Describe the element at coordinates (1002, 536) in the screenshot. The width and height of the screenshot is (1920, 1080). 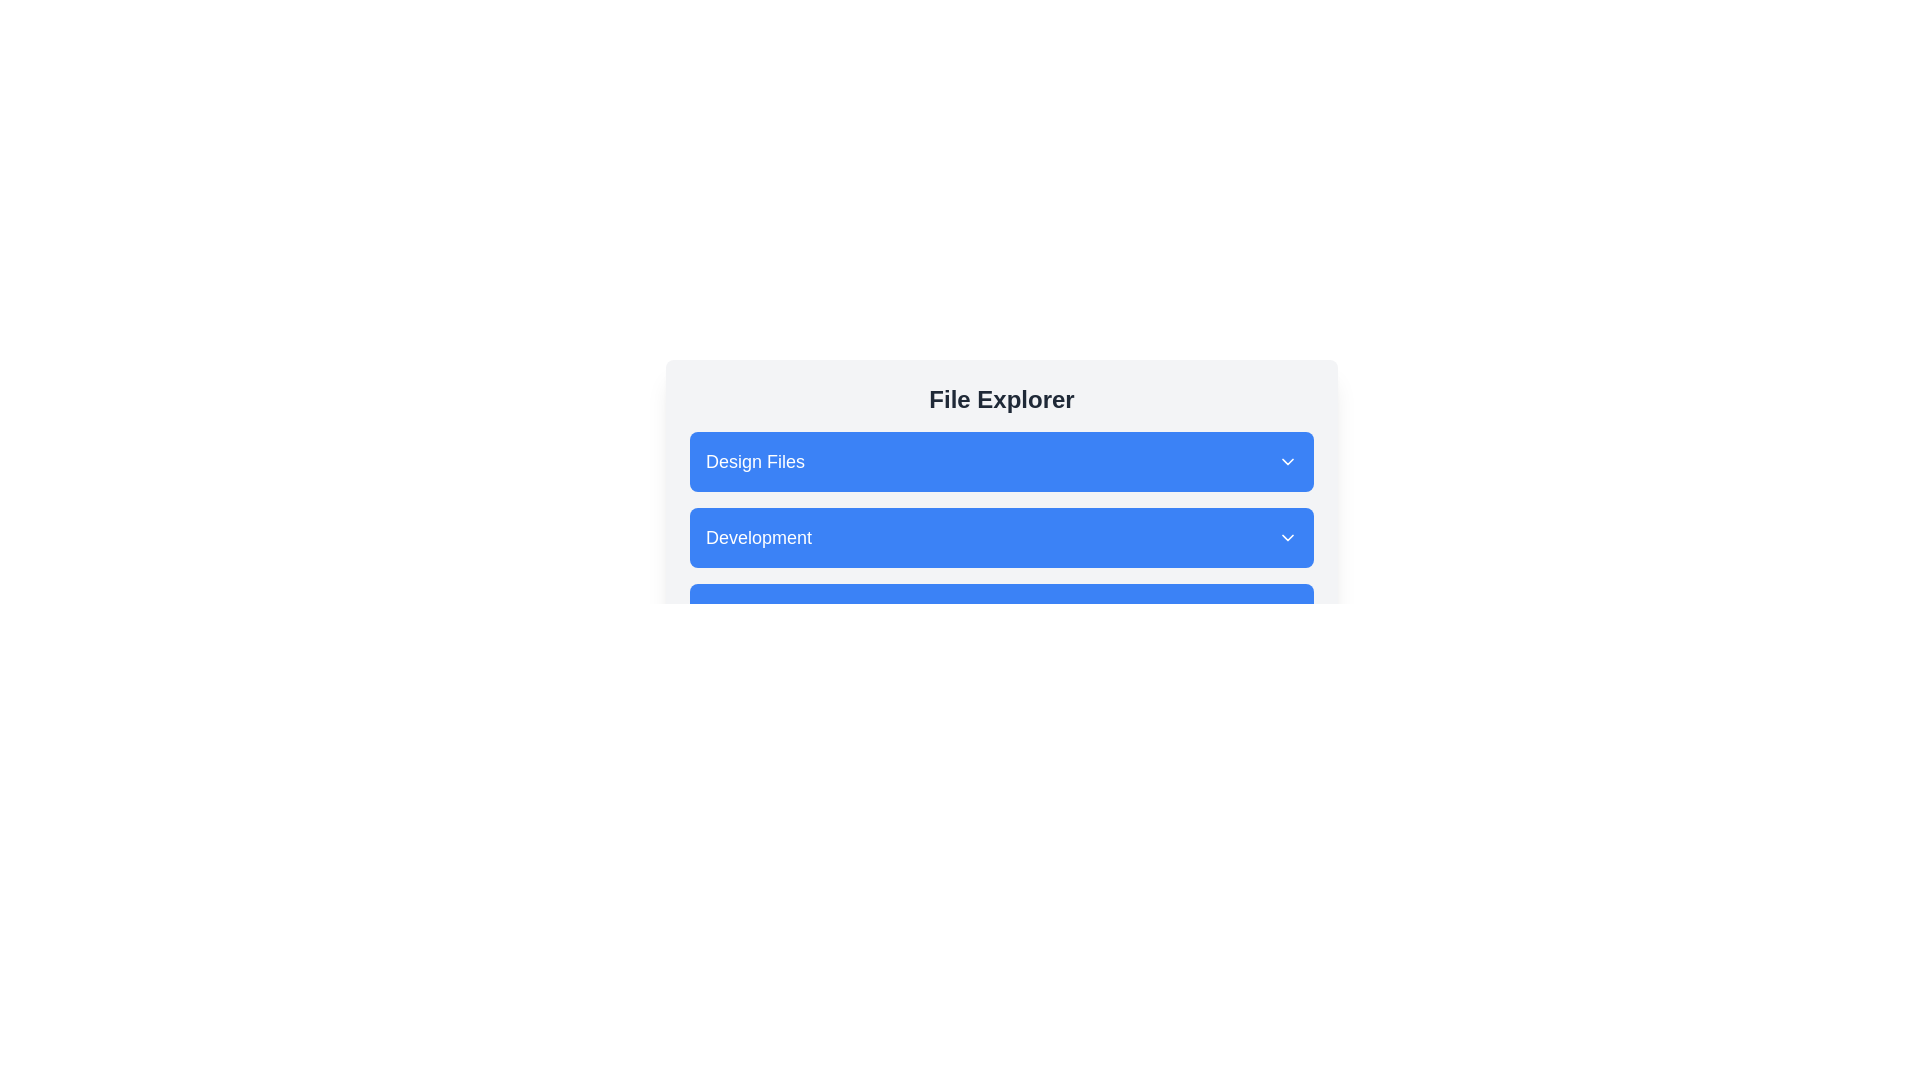
I see `the file named FrontendCode.zip within the folder Development` at that location.